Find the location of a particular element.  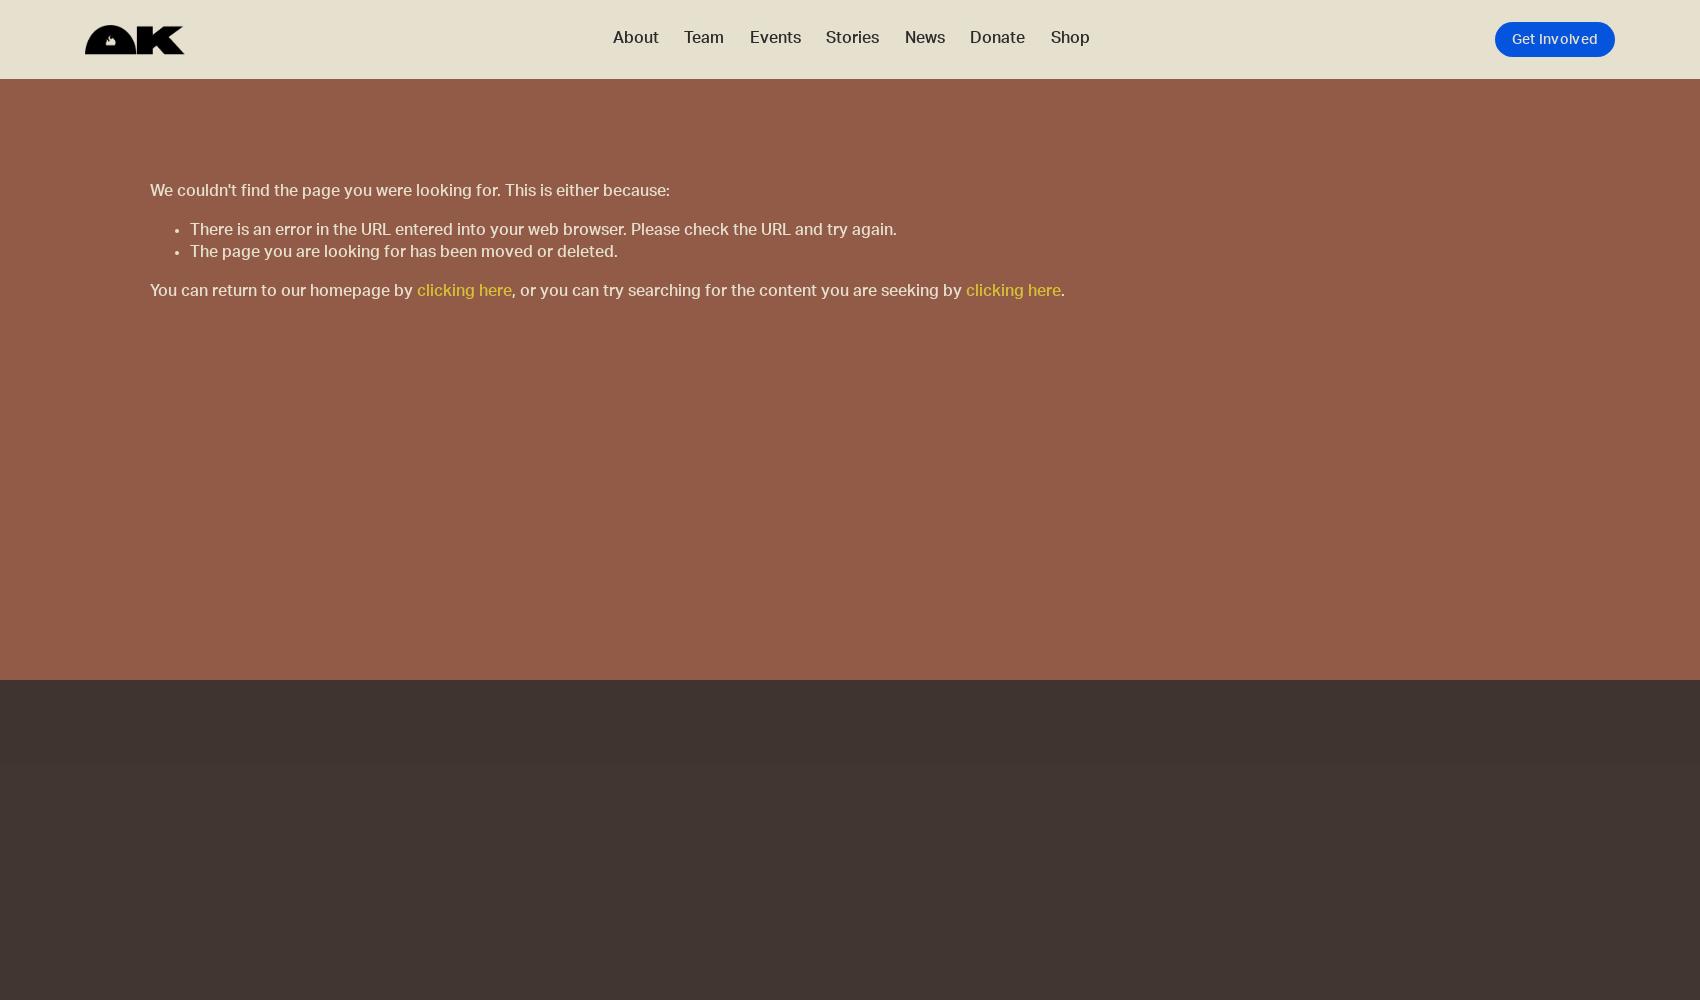

'You can return to our homepage by' is located at coordinates (283, 290).